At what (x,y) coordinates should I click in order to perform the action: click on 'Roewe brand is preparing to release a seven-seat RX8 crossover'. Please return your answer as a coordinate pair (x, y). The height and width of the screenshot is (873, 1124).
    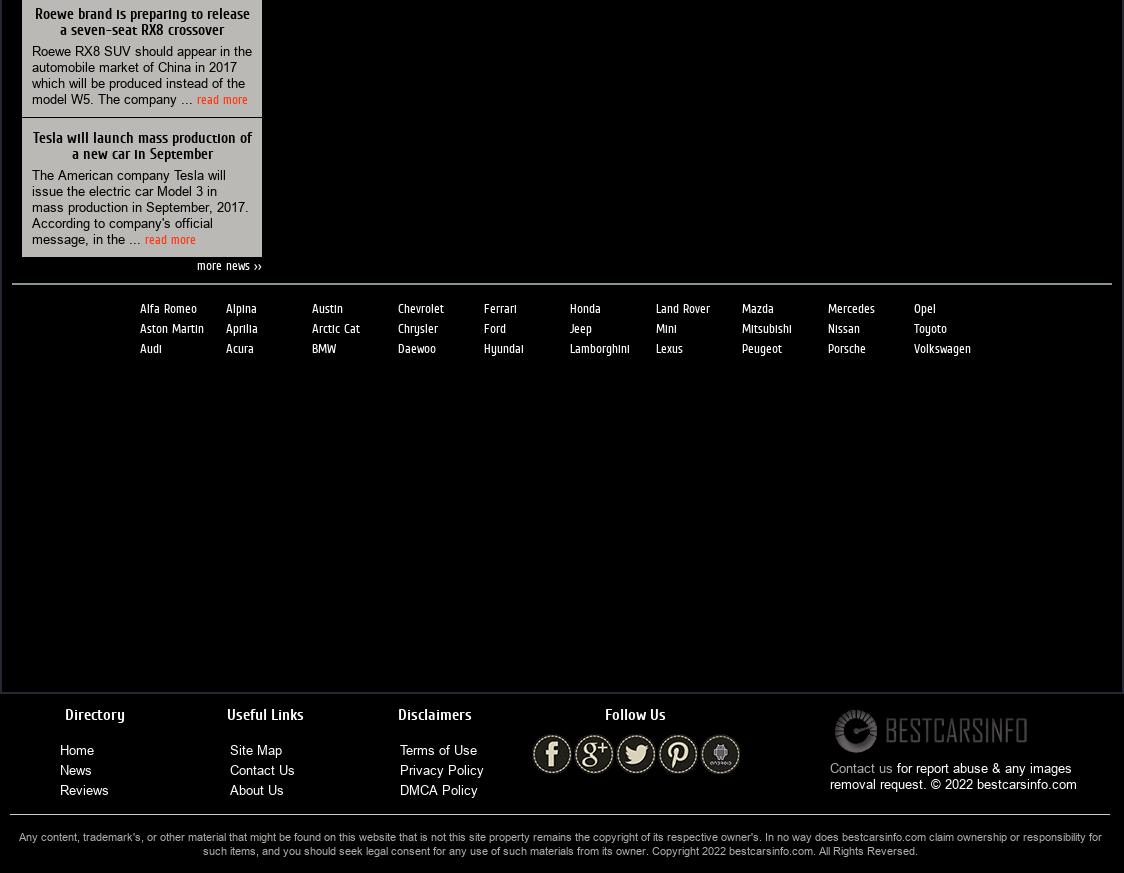
    Looking at the image, I should click on (140, 20).